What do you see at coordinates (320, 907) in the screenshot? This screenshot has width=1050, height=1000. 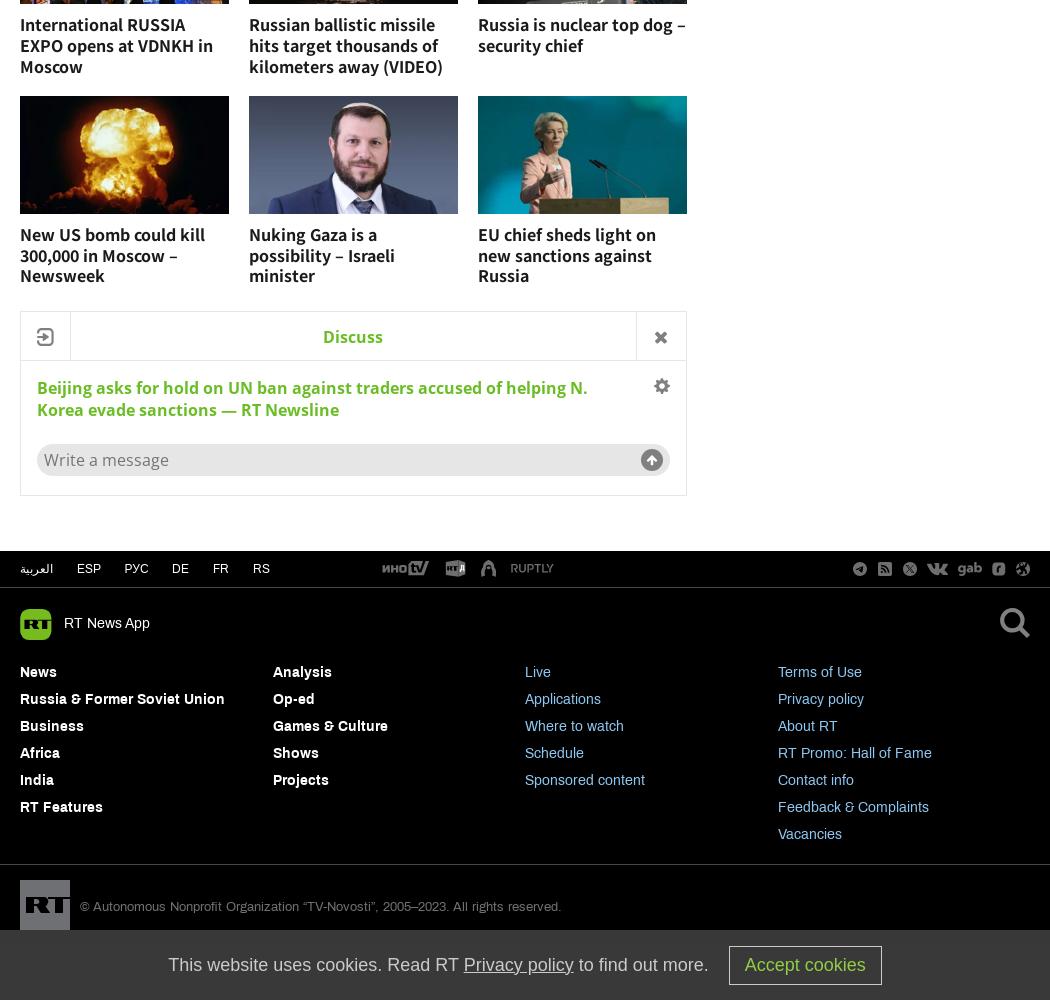 I see `'© Autonomous Nonprofit Organization “TV-Novosti”, 2005–2023. All rights reserved.'` at bounding box center [320, 907].